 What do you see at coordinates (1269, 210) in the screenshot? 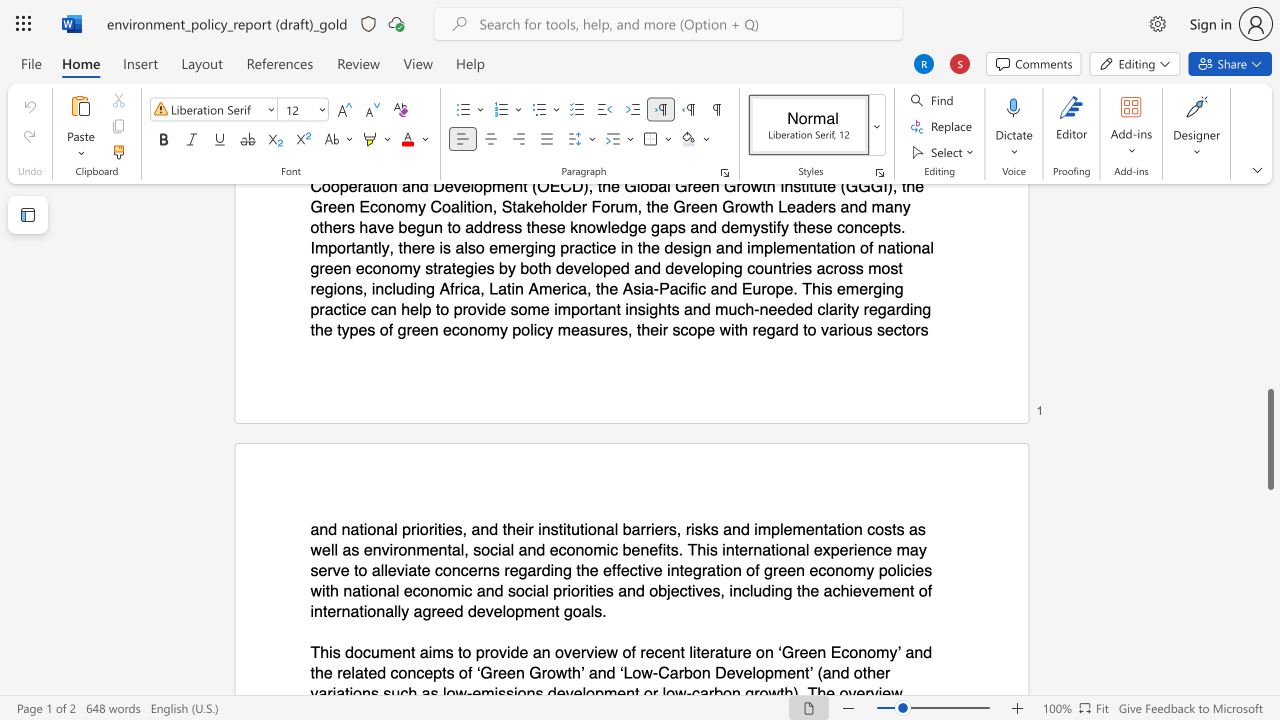
I see `the scrollbar to scroll the page up` at bounding box center [1269, 210].